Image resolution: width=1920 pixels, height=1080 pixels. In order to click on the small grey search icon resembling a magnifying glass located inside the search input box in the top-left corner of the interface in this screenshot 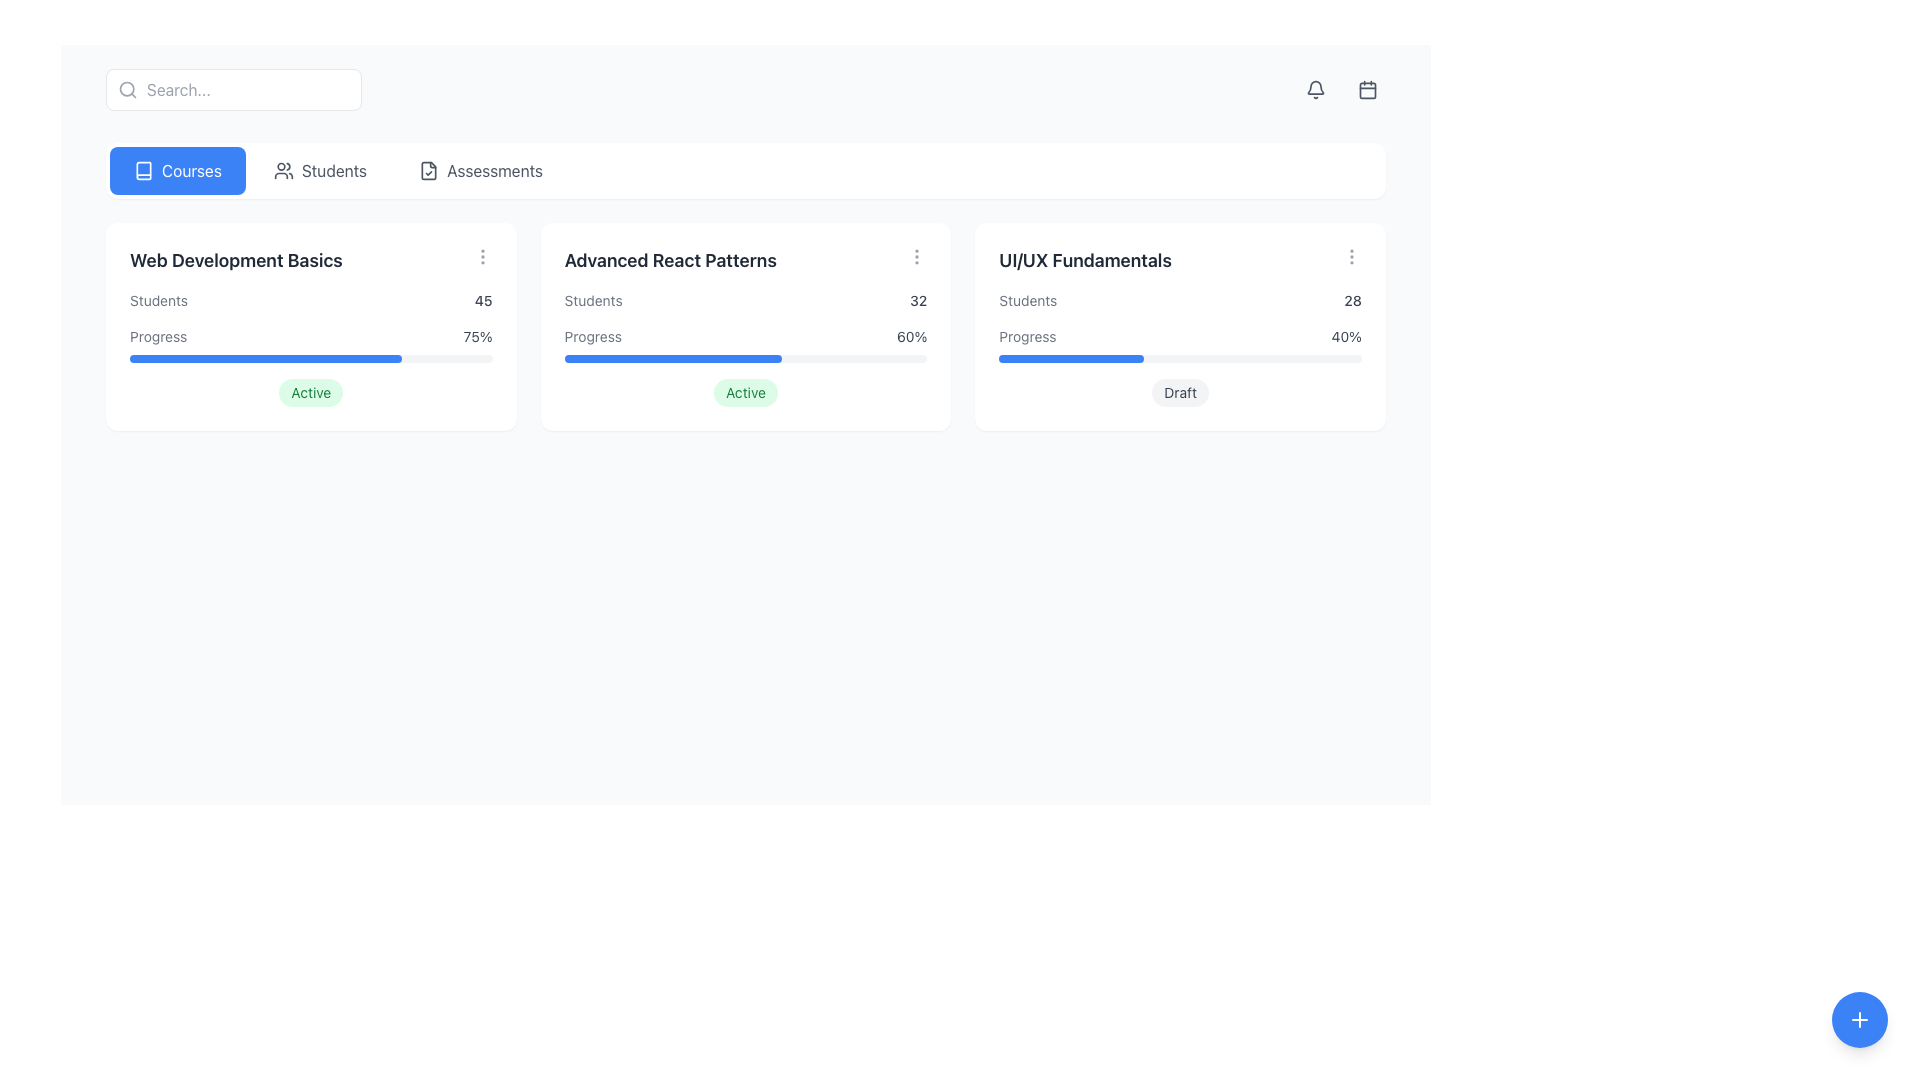, I will do `click(127, 88)`.